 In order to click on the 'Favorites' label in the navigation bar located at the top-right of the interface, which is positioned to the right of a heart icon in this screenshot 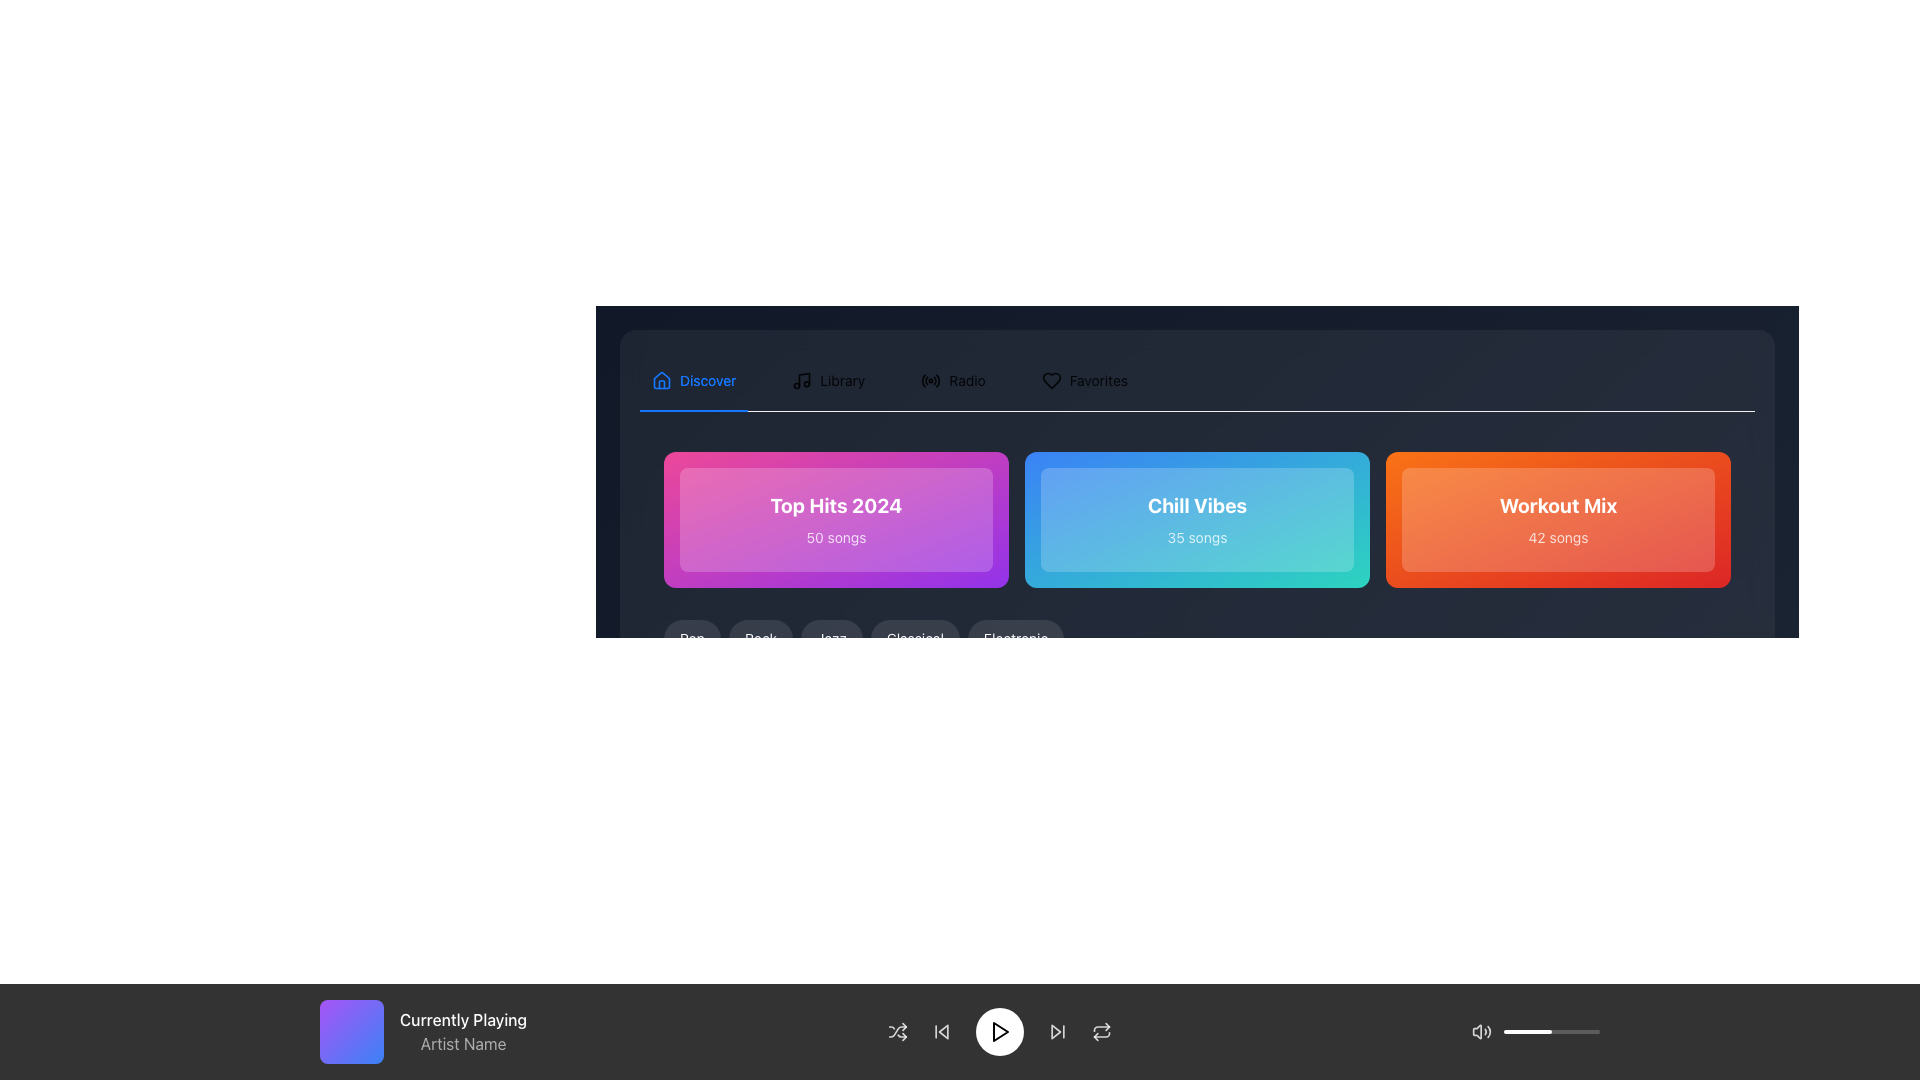, I will do `click(1097, 381)`.